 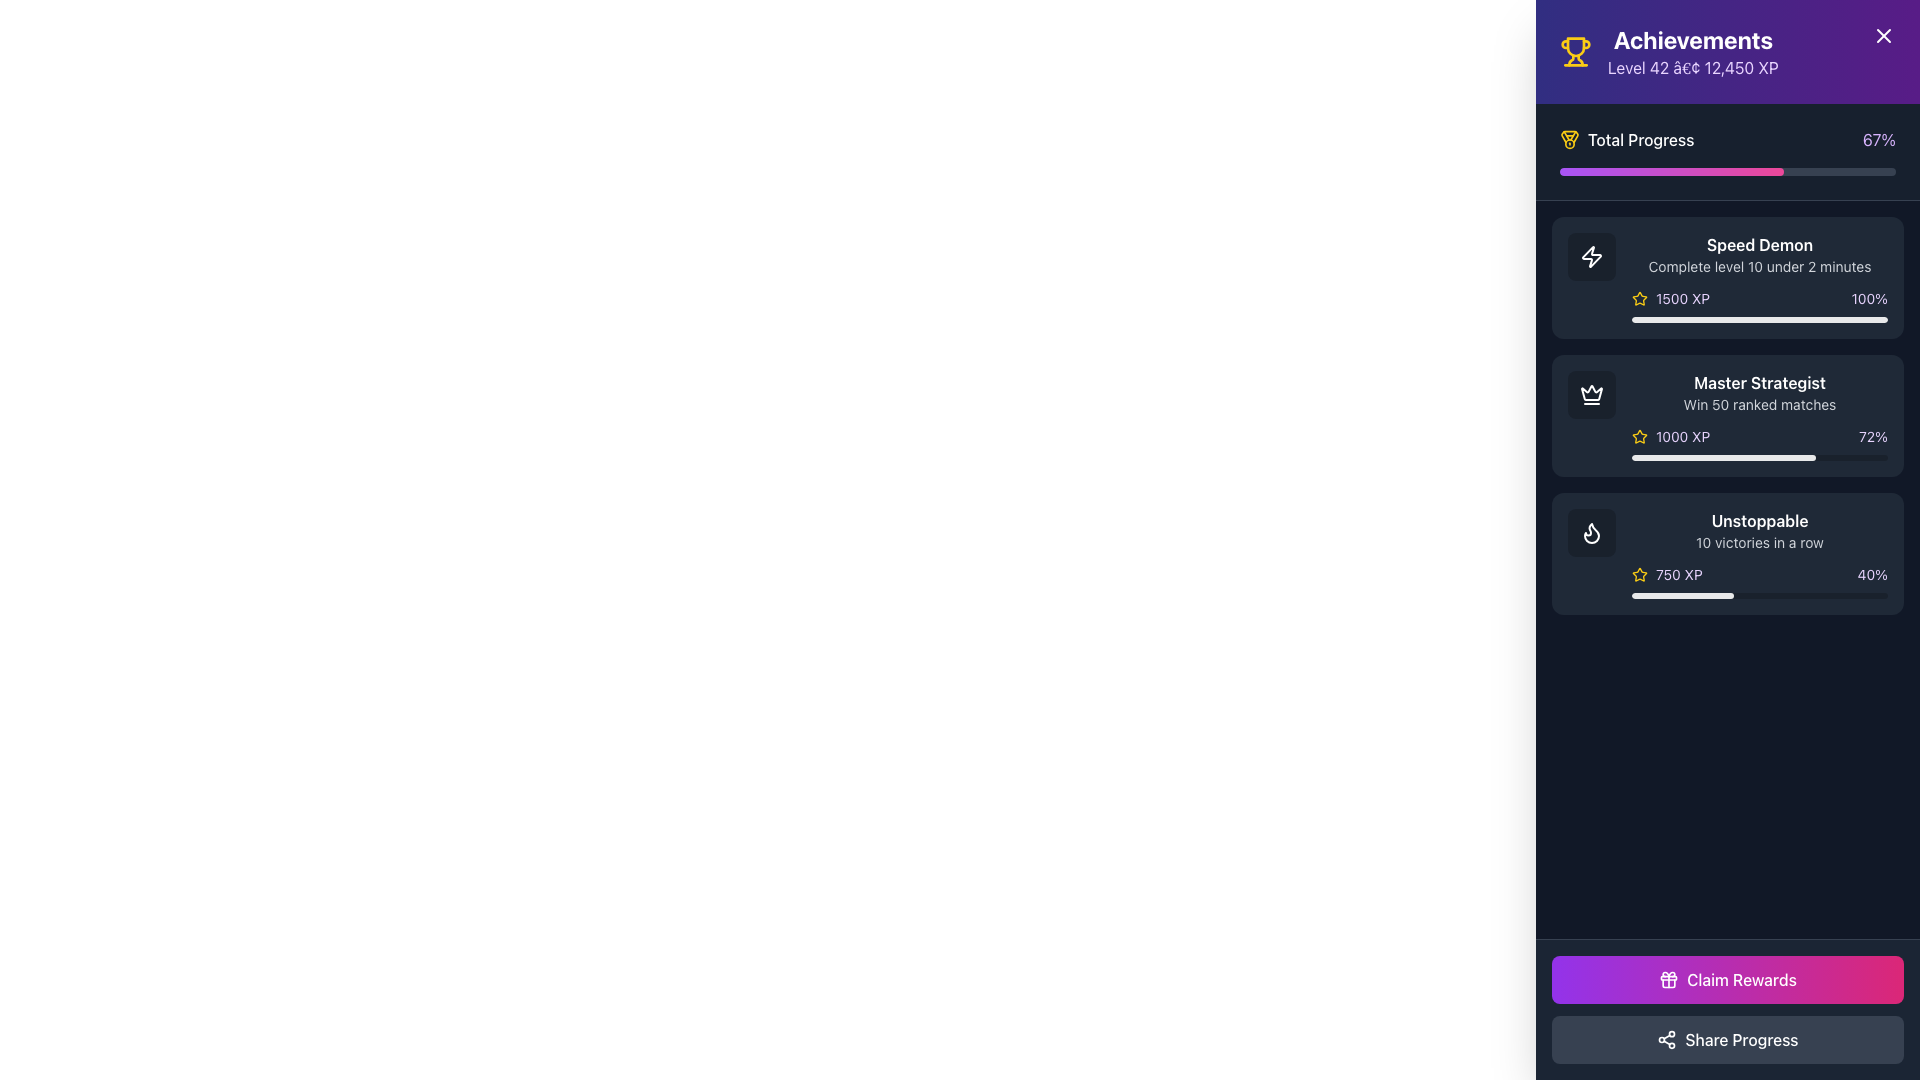 What do you see at coordinates (1591, 254) in the screenshot?
I see `the decorative SVG icon representing an achievement entry, located near the top-left corner of the achievements panel, next to the text label` at bounding box center [1591, 254].